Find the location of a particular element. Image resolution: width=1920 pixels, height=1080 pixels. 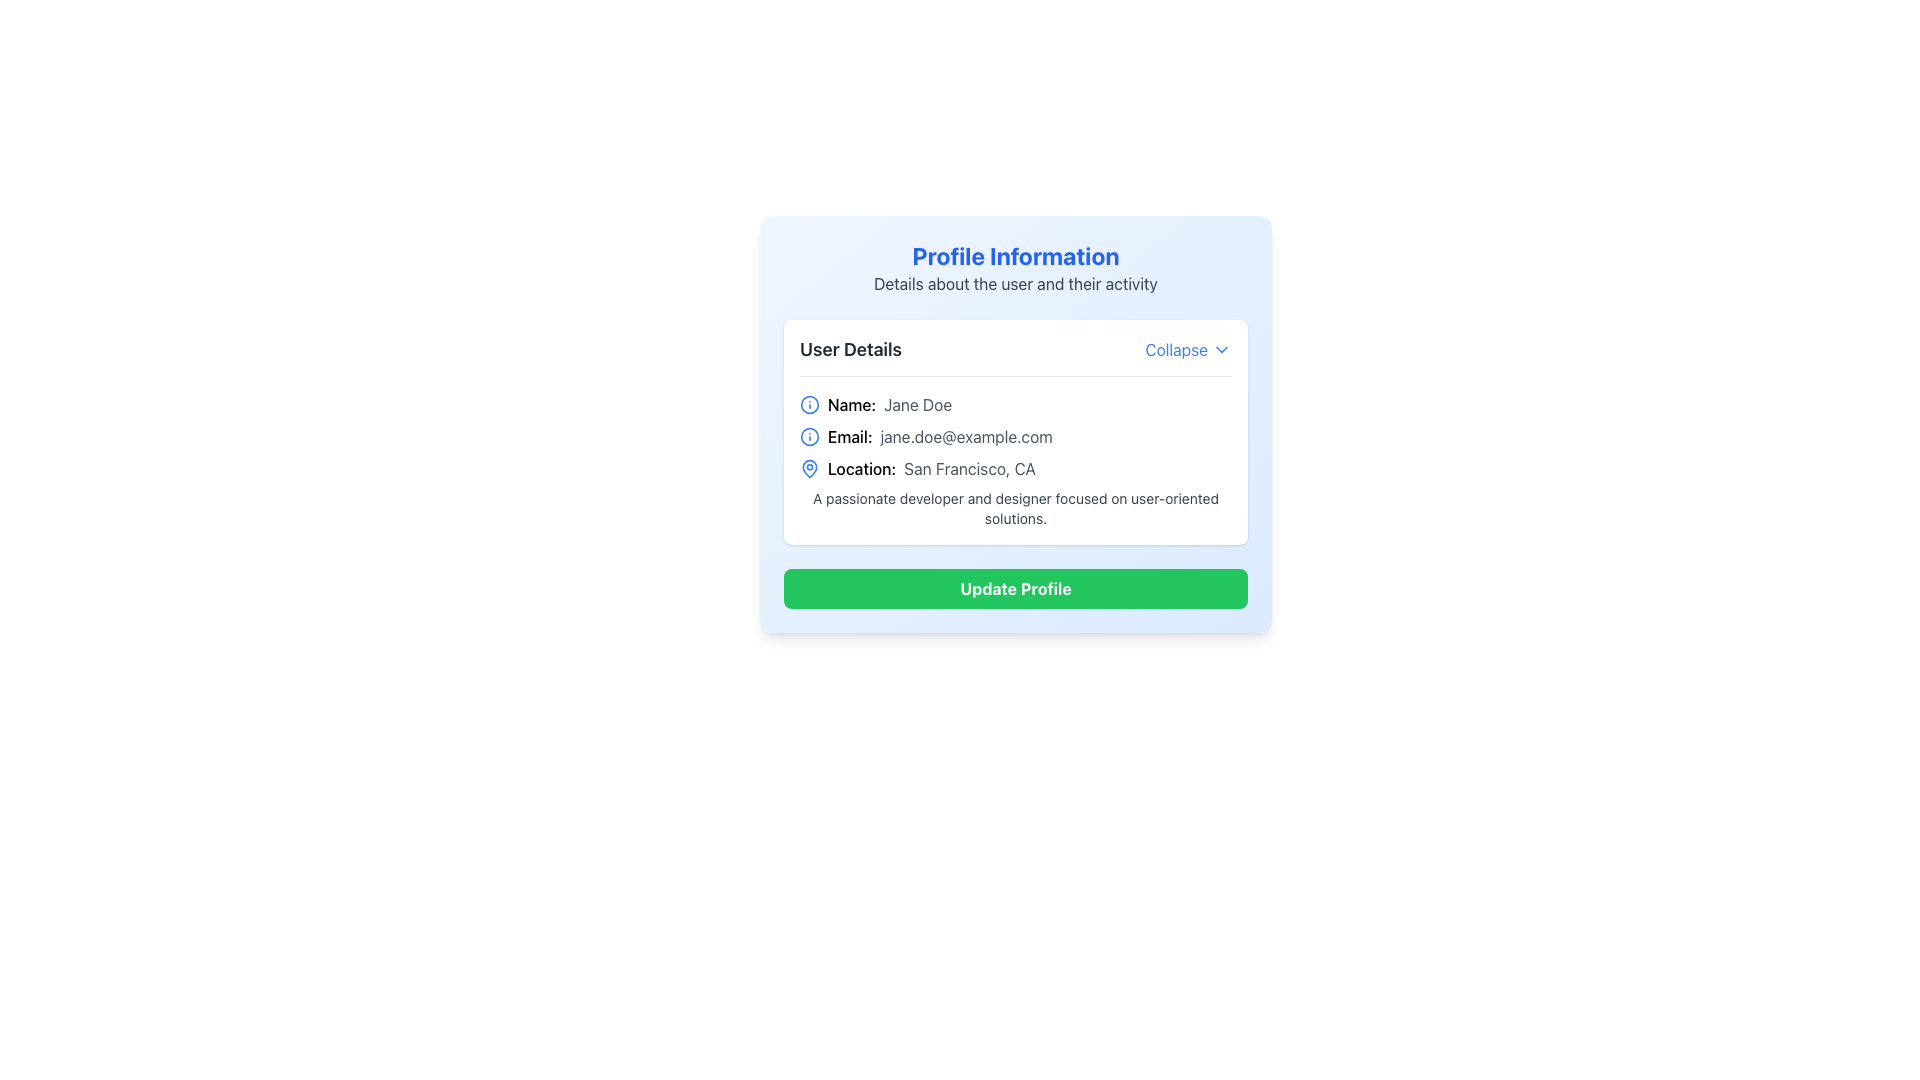

the static text label that identifies the user's email address, located in the 'User Details' section next to 'Jane Doe' and preceding the email content is located at coordinates (850, 435).